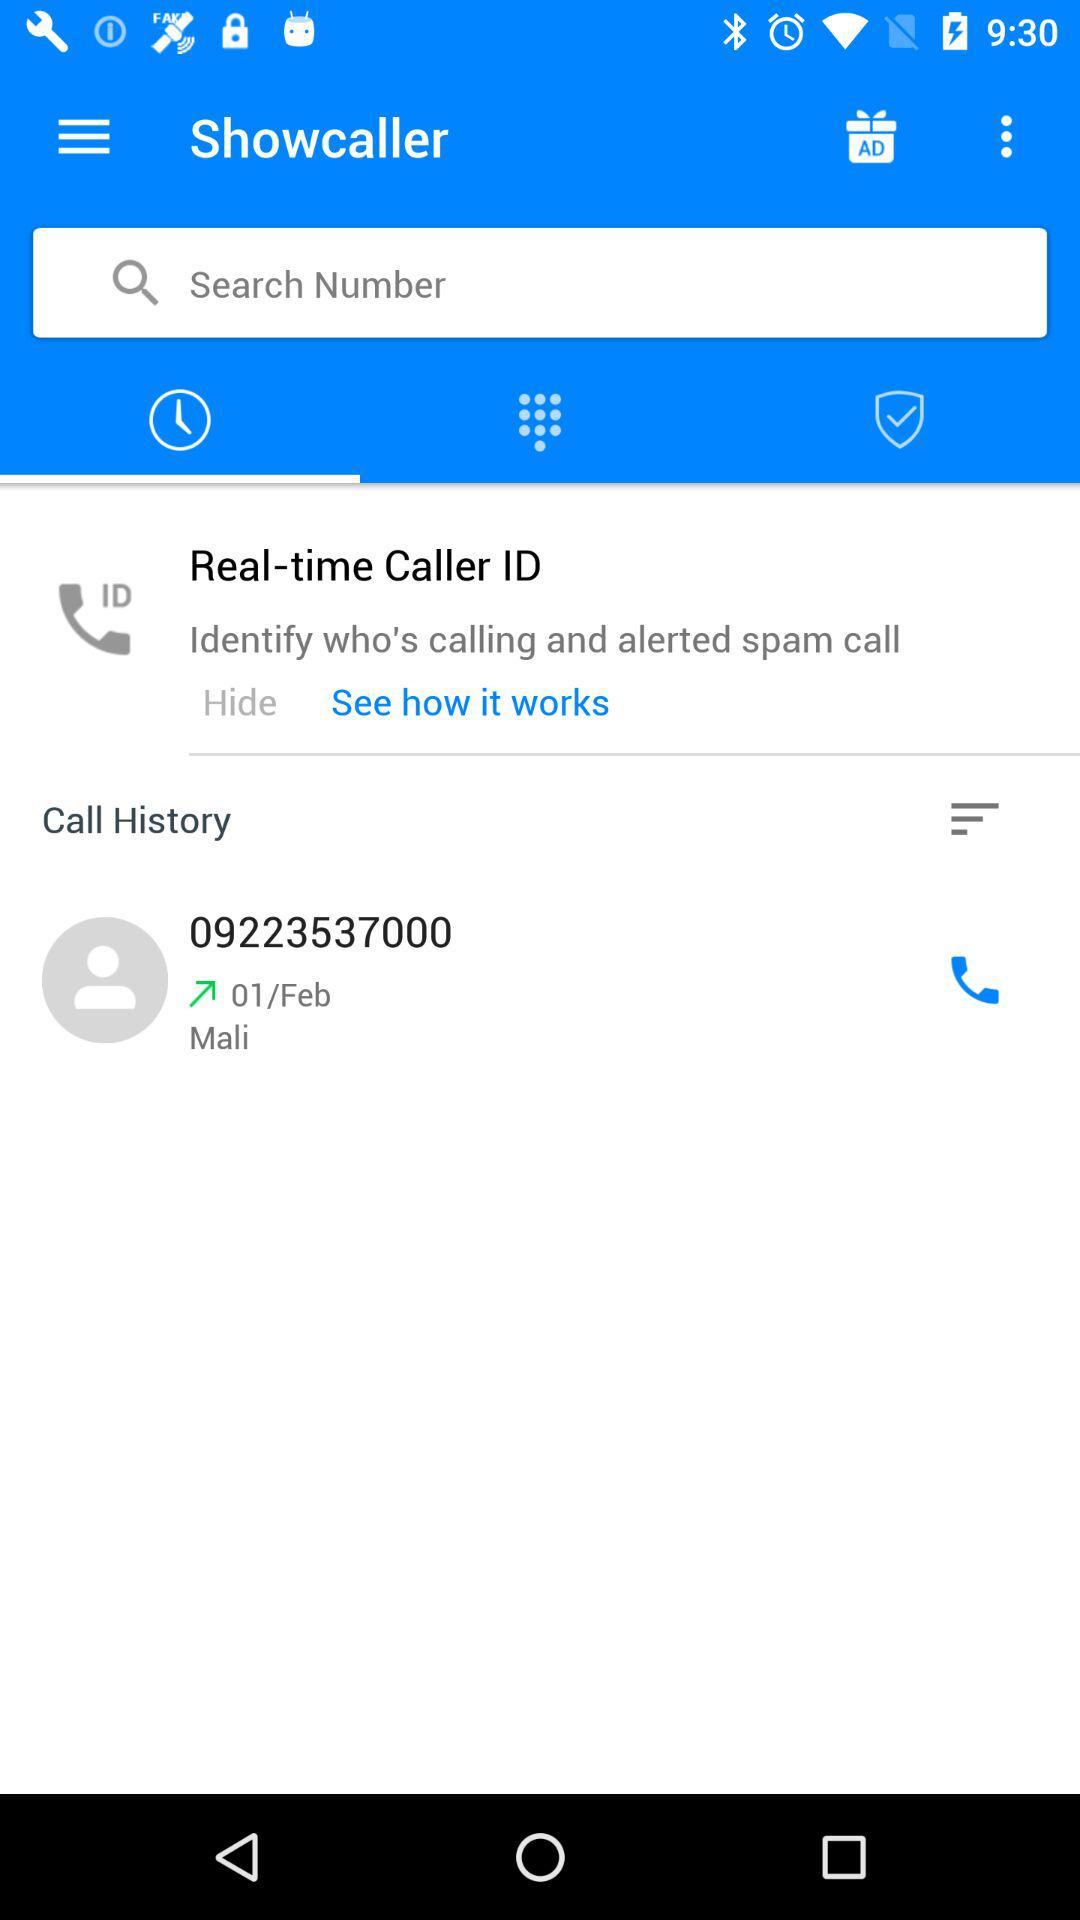  Describe the element at coordinates (540, 419) in the screenshot. I see `make phone call` at that location.